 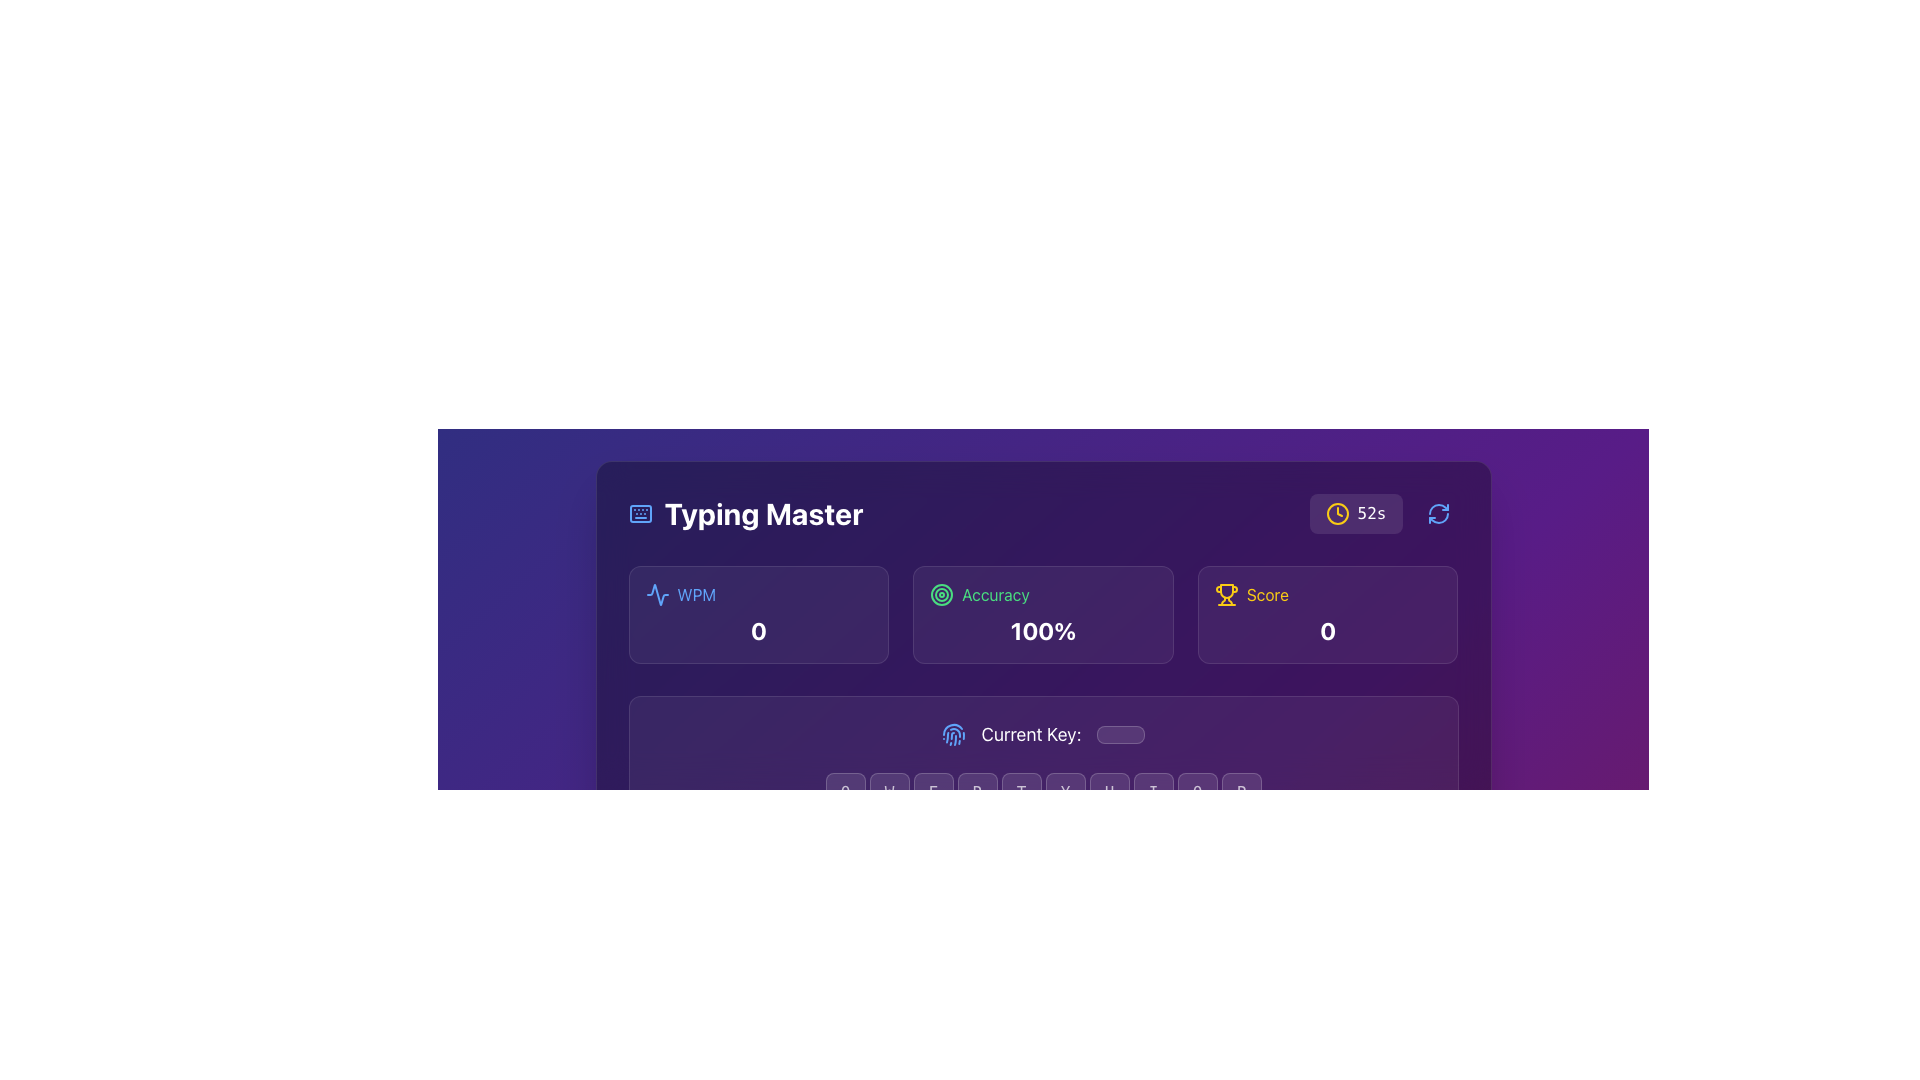 I want to click on the 'Accuracy' label which is styled in green and positioned between a green circular target icon and a percentage label, so click(x=995, y=593).